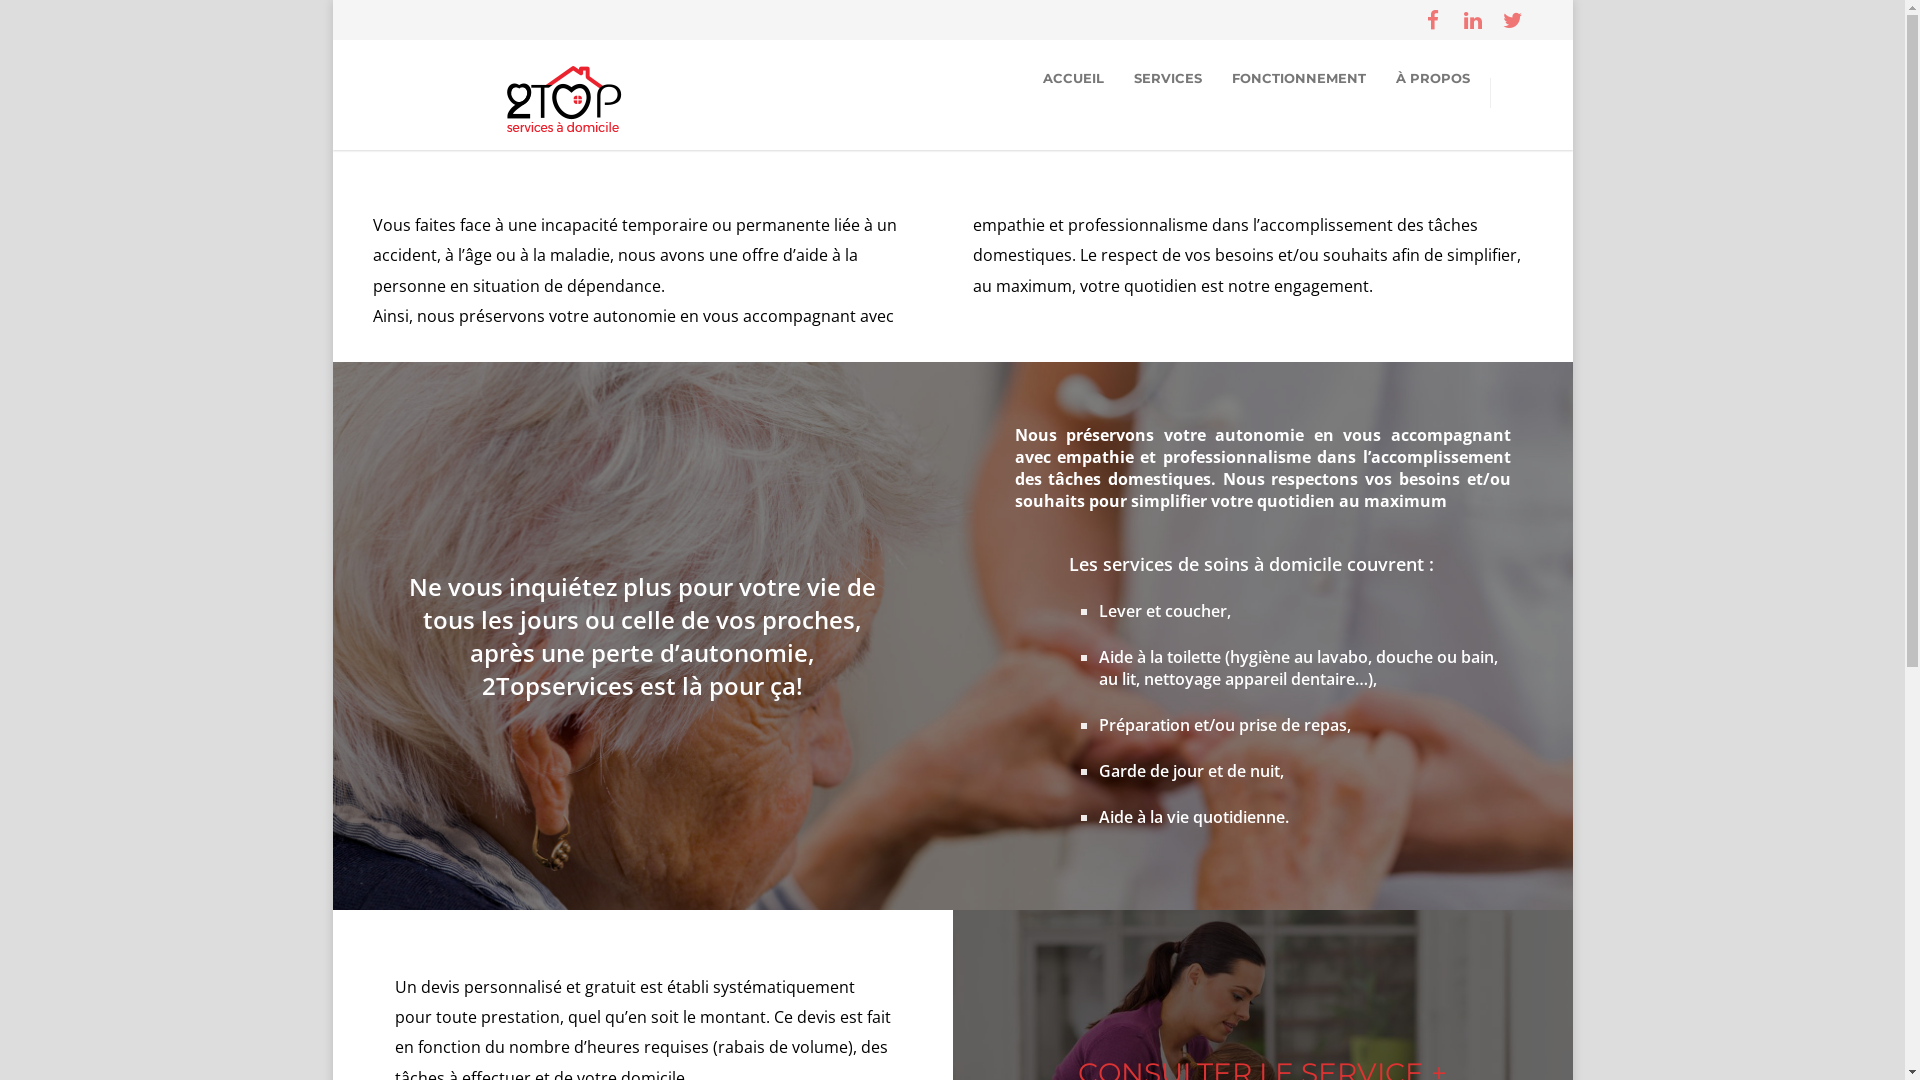 This screenshot has width=1920, height=1080. What do you see at coordinates (1451, 19) in the screenshot?
I see `'LinkedIn'` at bounding box center [1451, 19].